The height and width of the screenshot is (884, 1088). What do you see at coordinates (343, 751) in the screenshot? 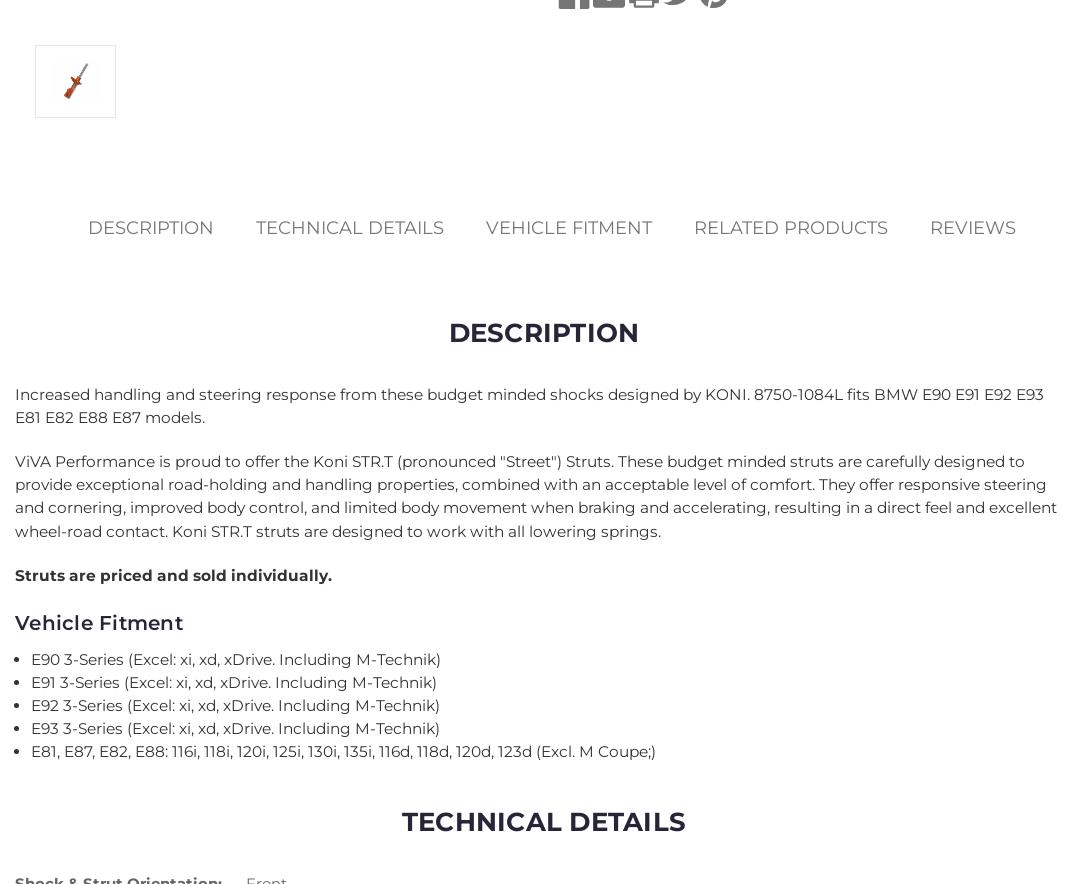
I see `'E81, E87, E82, E88: 116i, 118i, 120i, 125i, 130i, 135i, 116d, 118d, 120d, 123d (Excl. M Coupe;)'` at bounding box center [343, 751].